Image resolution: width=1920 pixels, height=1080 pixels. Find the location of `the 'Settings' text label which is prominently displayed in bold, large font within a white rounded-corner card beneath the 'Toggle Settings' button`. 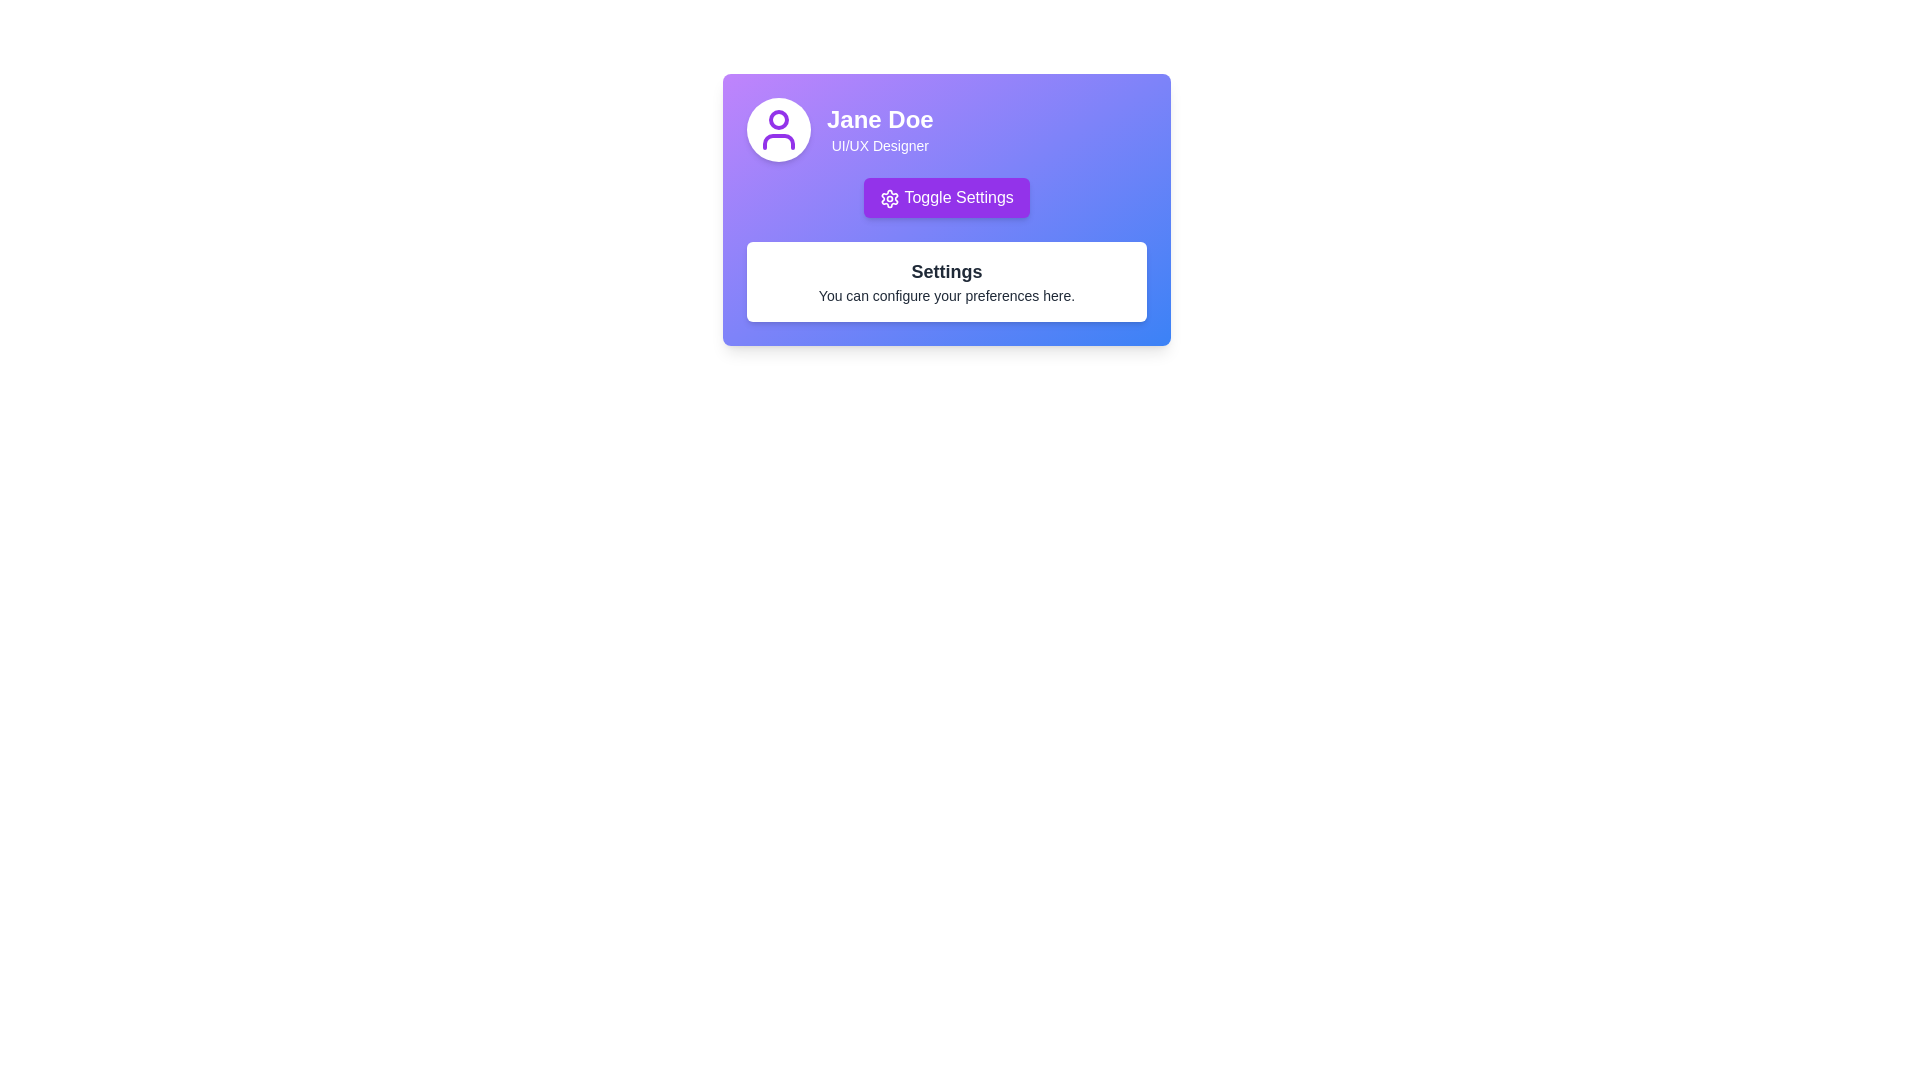

the 'Settings' text label which is prominently displayed in bold, large font within a white rounded-corner card beneath the 'Toggle Settings' button is located at coordinates (945, 272).